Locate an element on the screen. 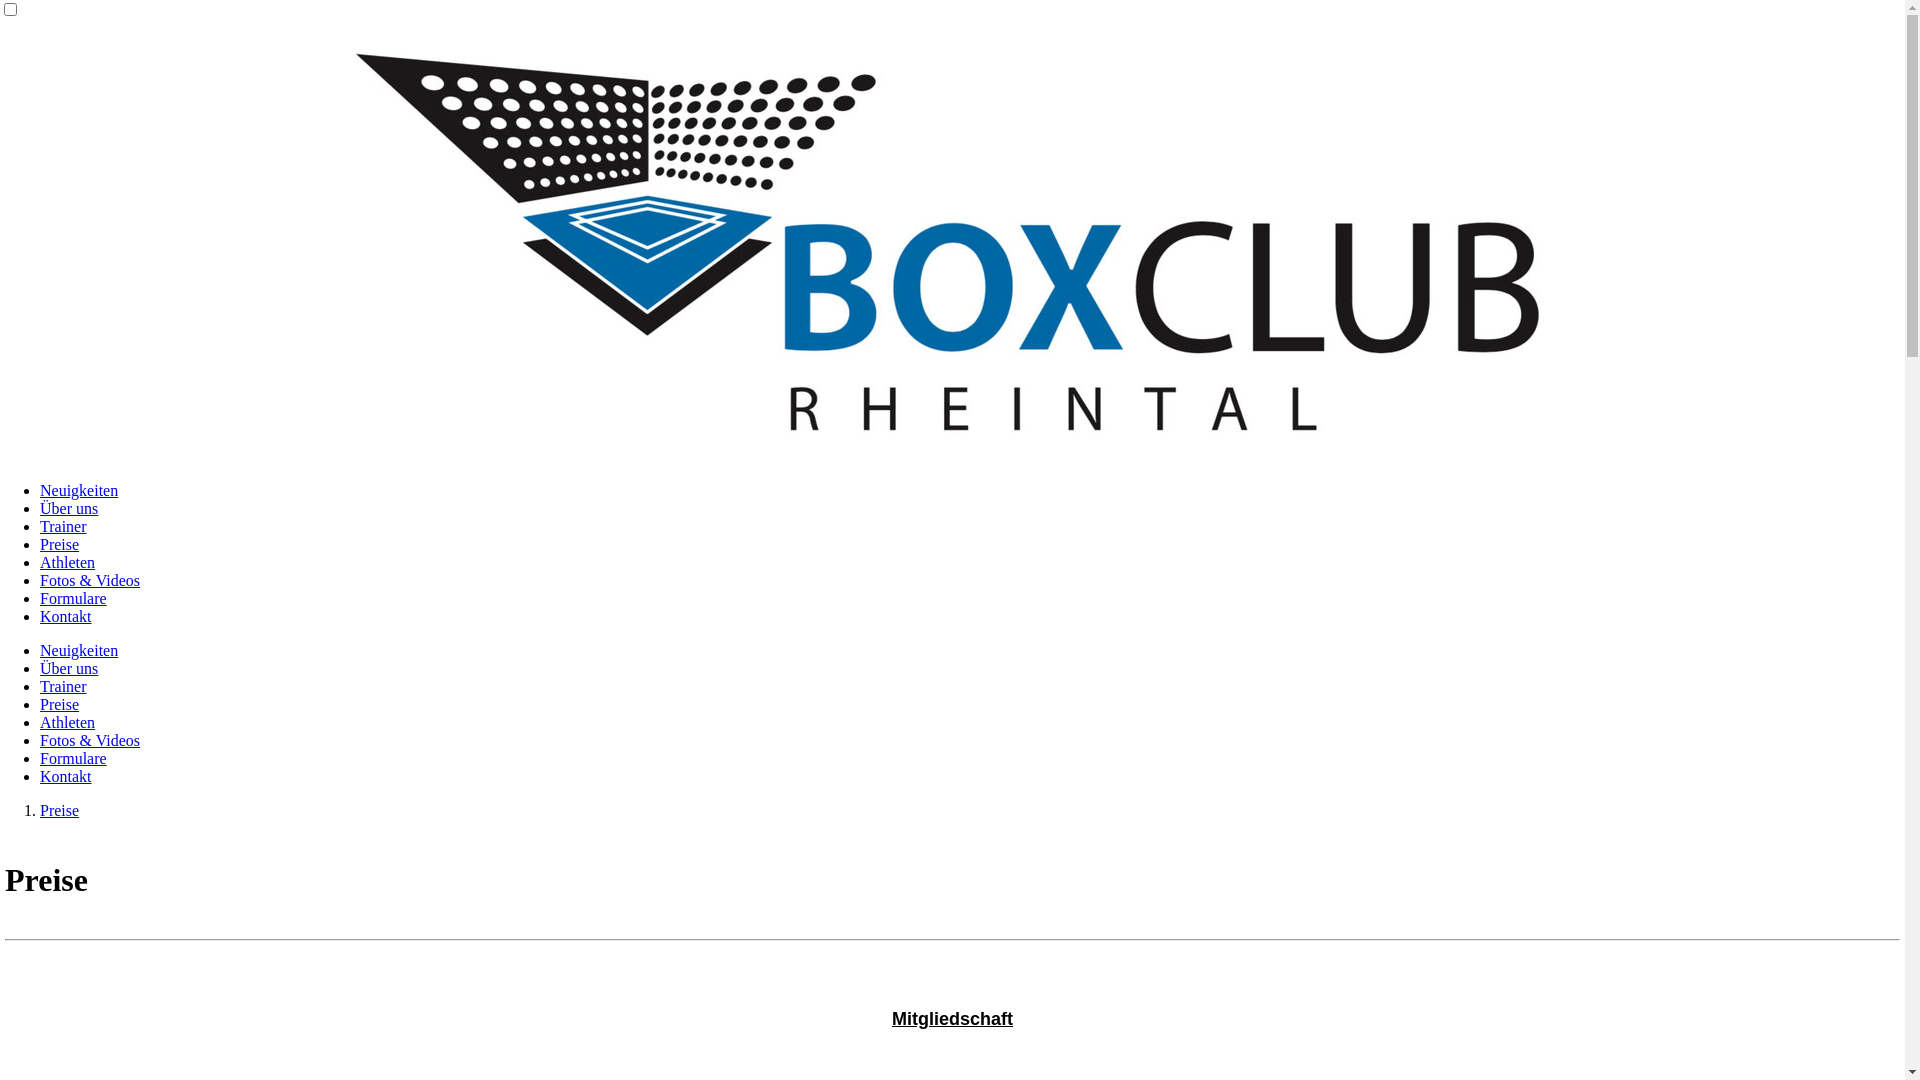 Image resolution: width=1920 pixels, height=1080 pixels. 'Neuigkeiten' is located at coordinates (78, 490).